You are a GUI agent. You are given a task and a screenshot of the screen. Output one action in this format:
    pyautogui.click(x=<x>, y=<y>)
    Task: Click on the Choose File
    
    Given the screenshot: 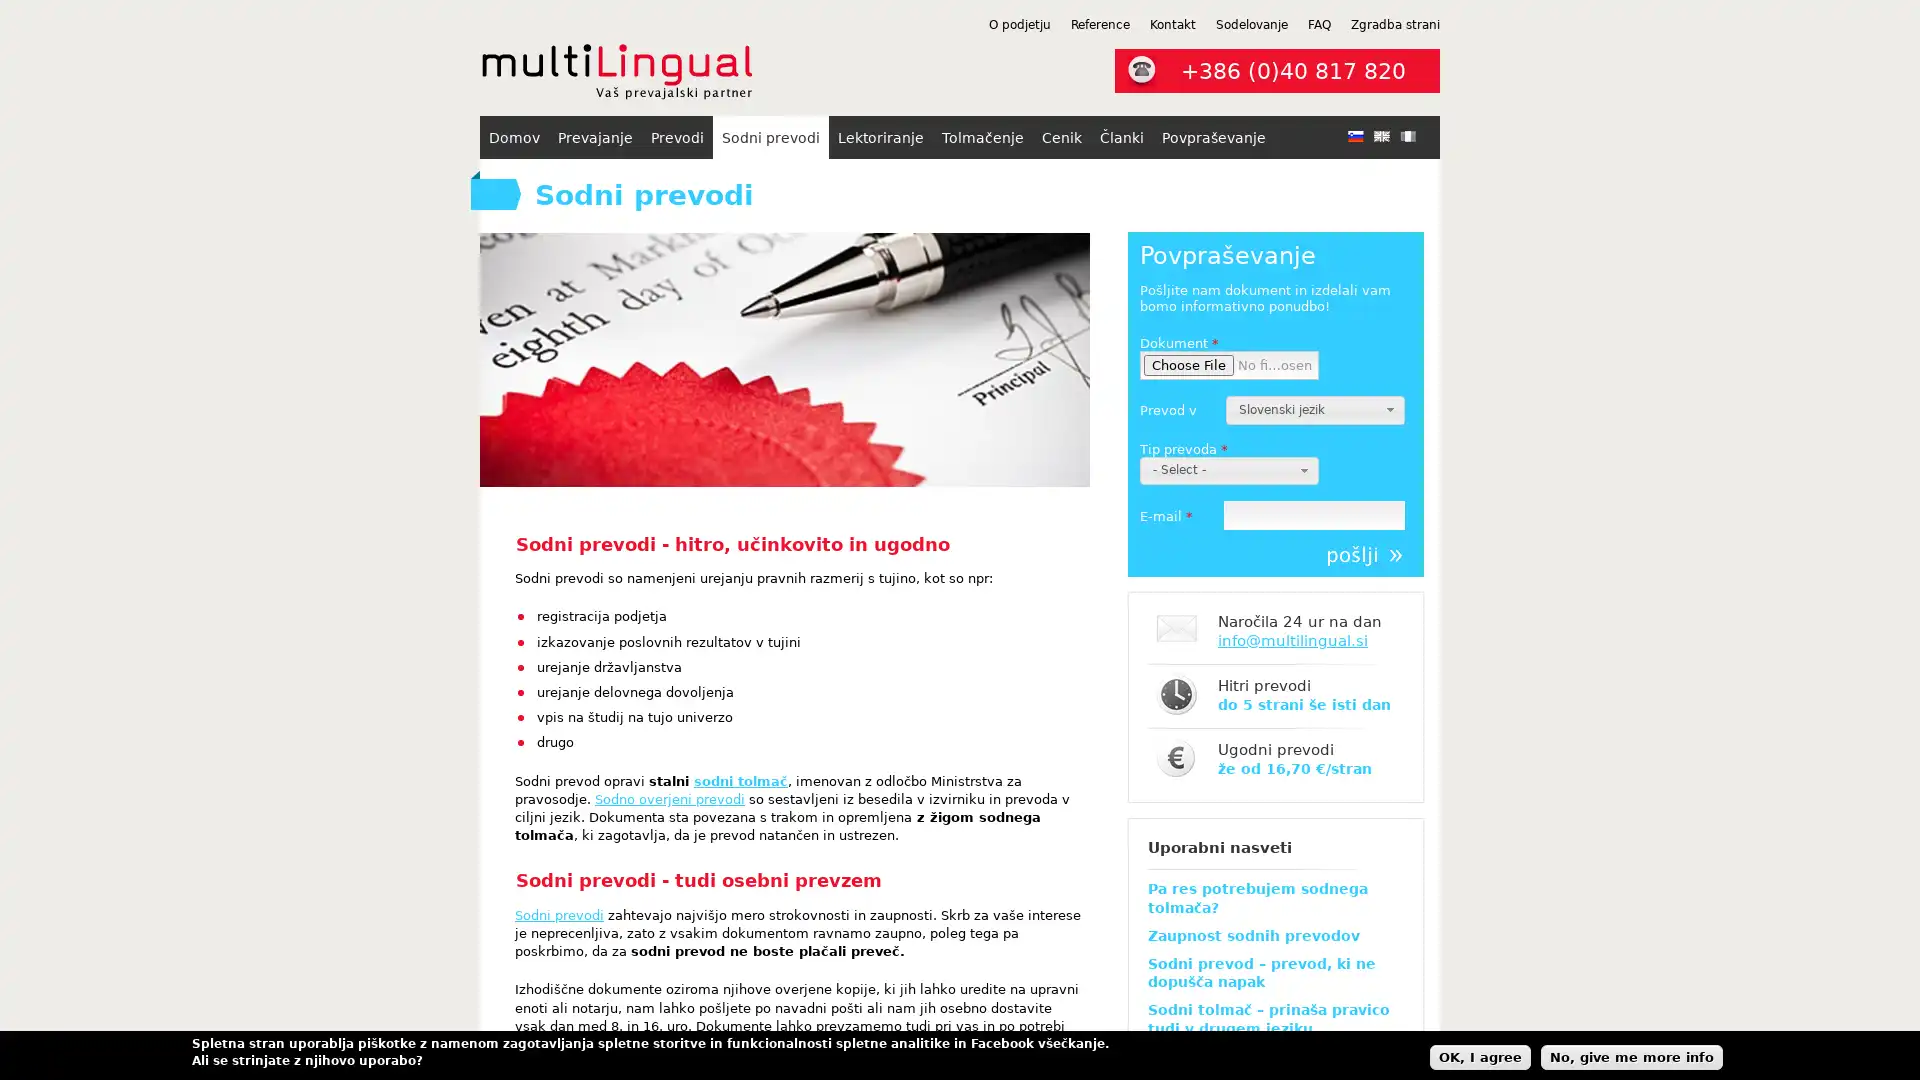 What is the action you would take?
    pyautogui.click(x=1189, y=365)
    